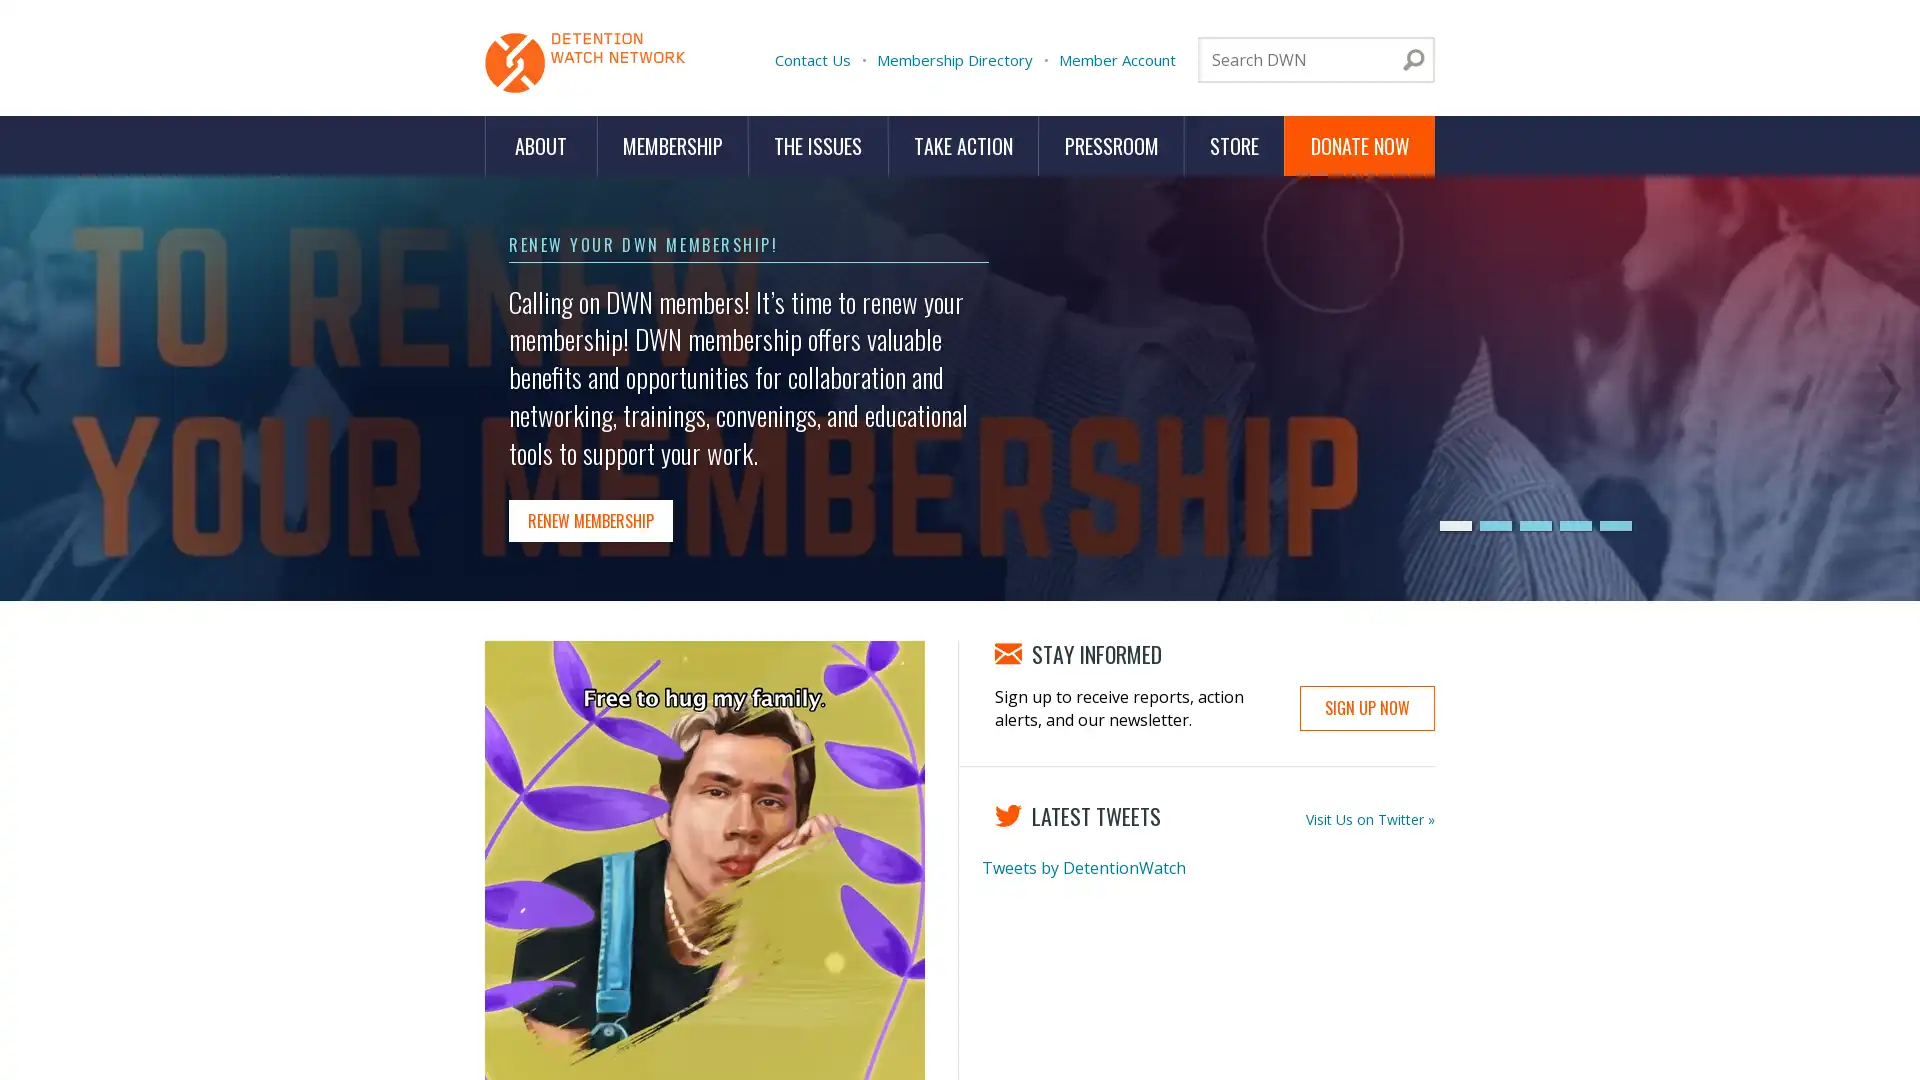 This screenshot has height=1080, width=1920. Describe the element at coordinates (1413, 59) in the screenshot. I see `Search` at that location.